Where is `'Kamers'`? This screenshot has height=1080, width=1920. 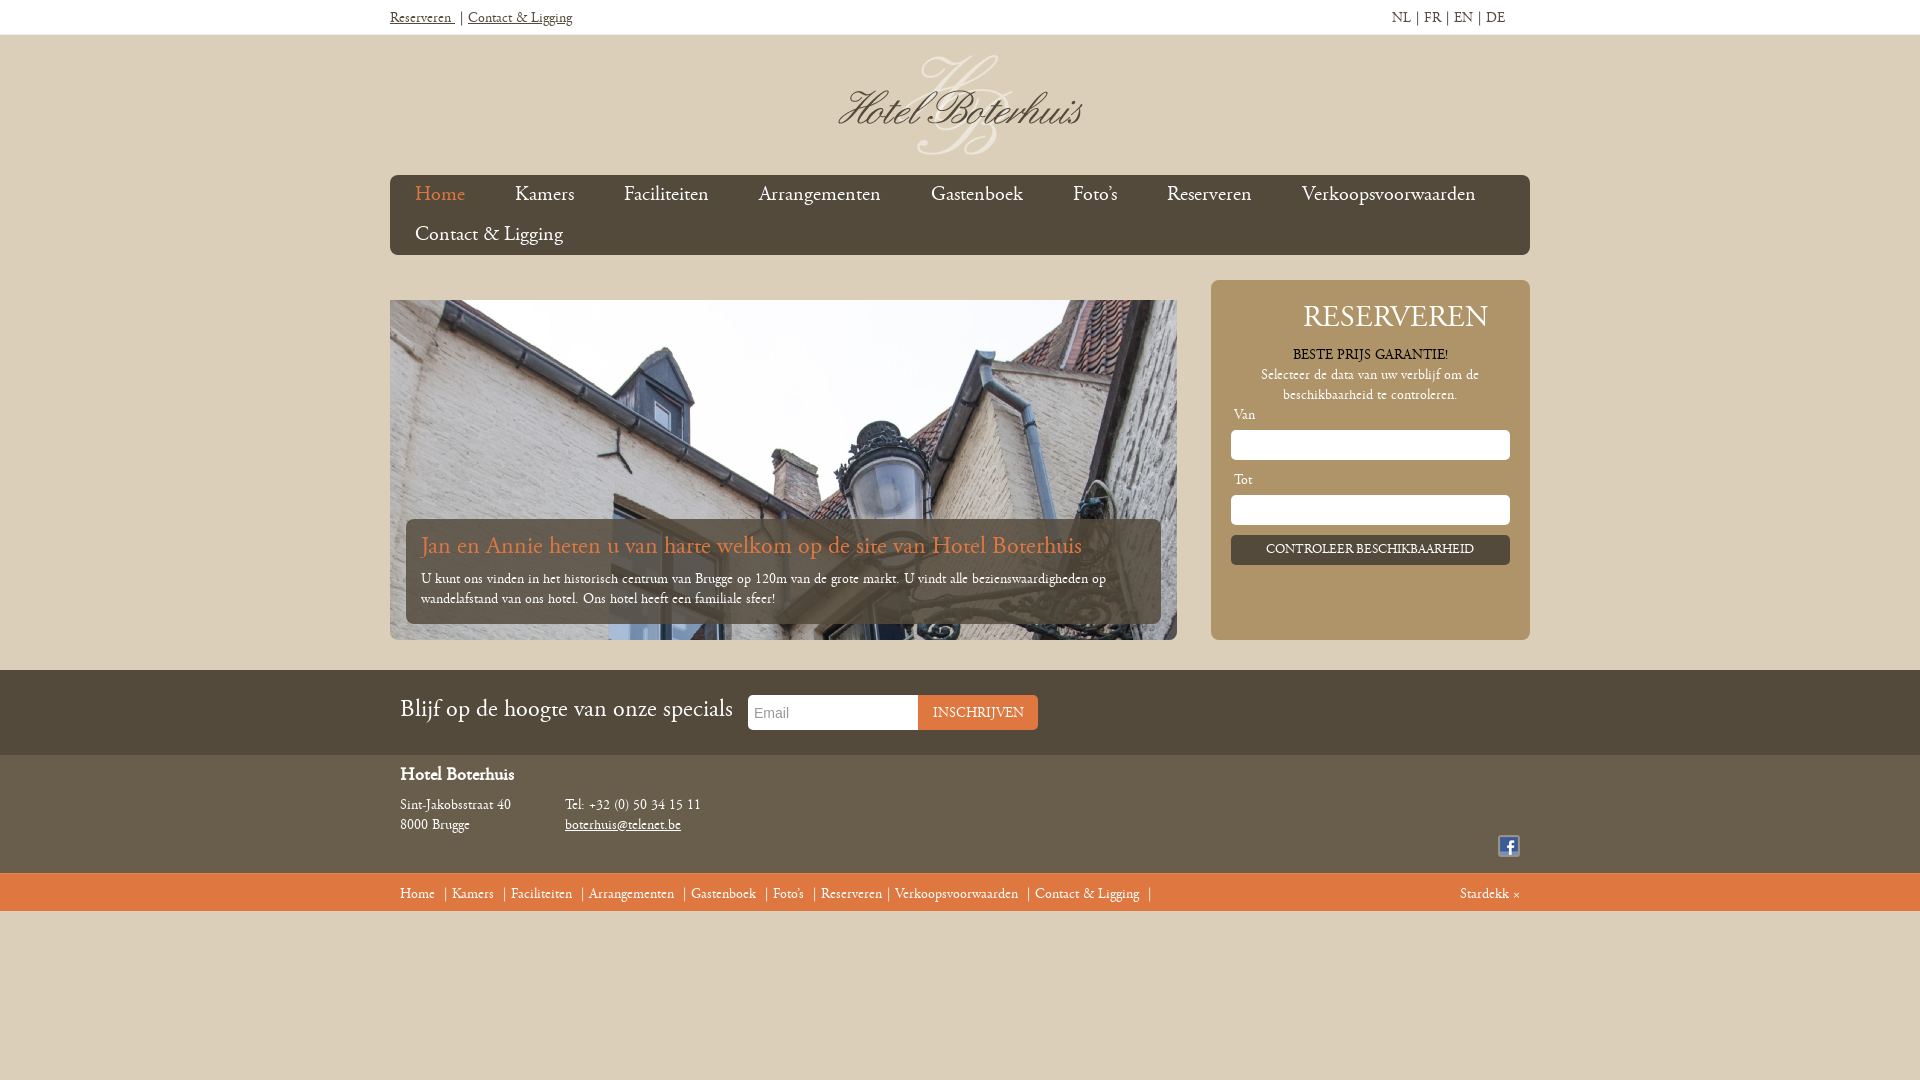
'Kamers' is located at coordinates (472, 893).